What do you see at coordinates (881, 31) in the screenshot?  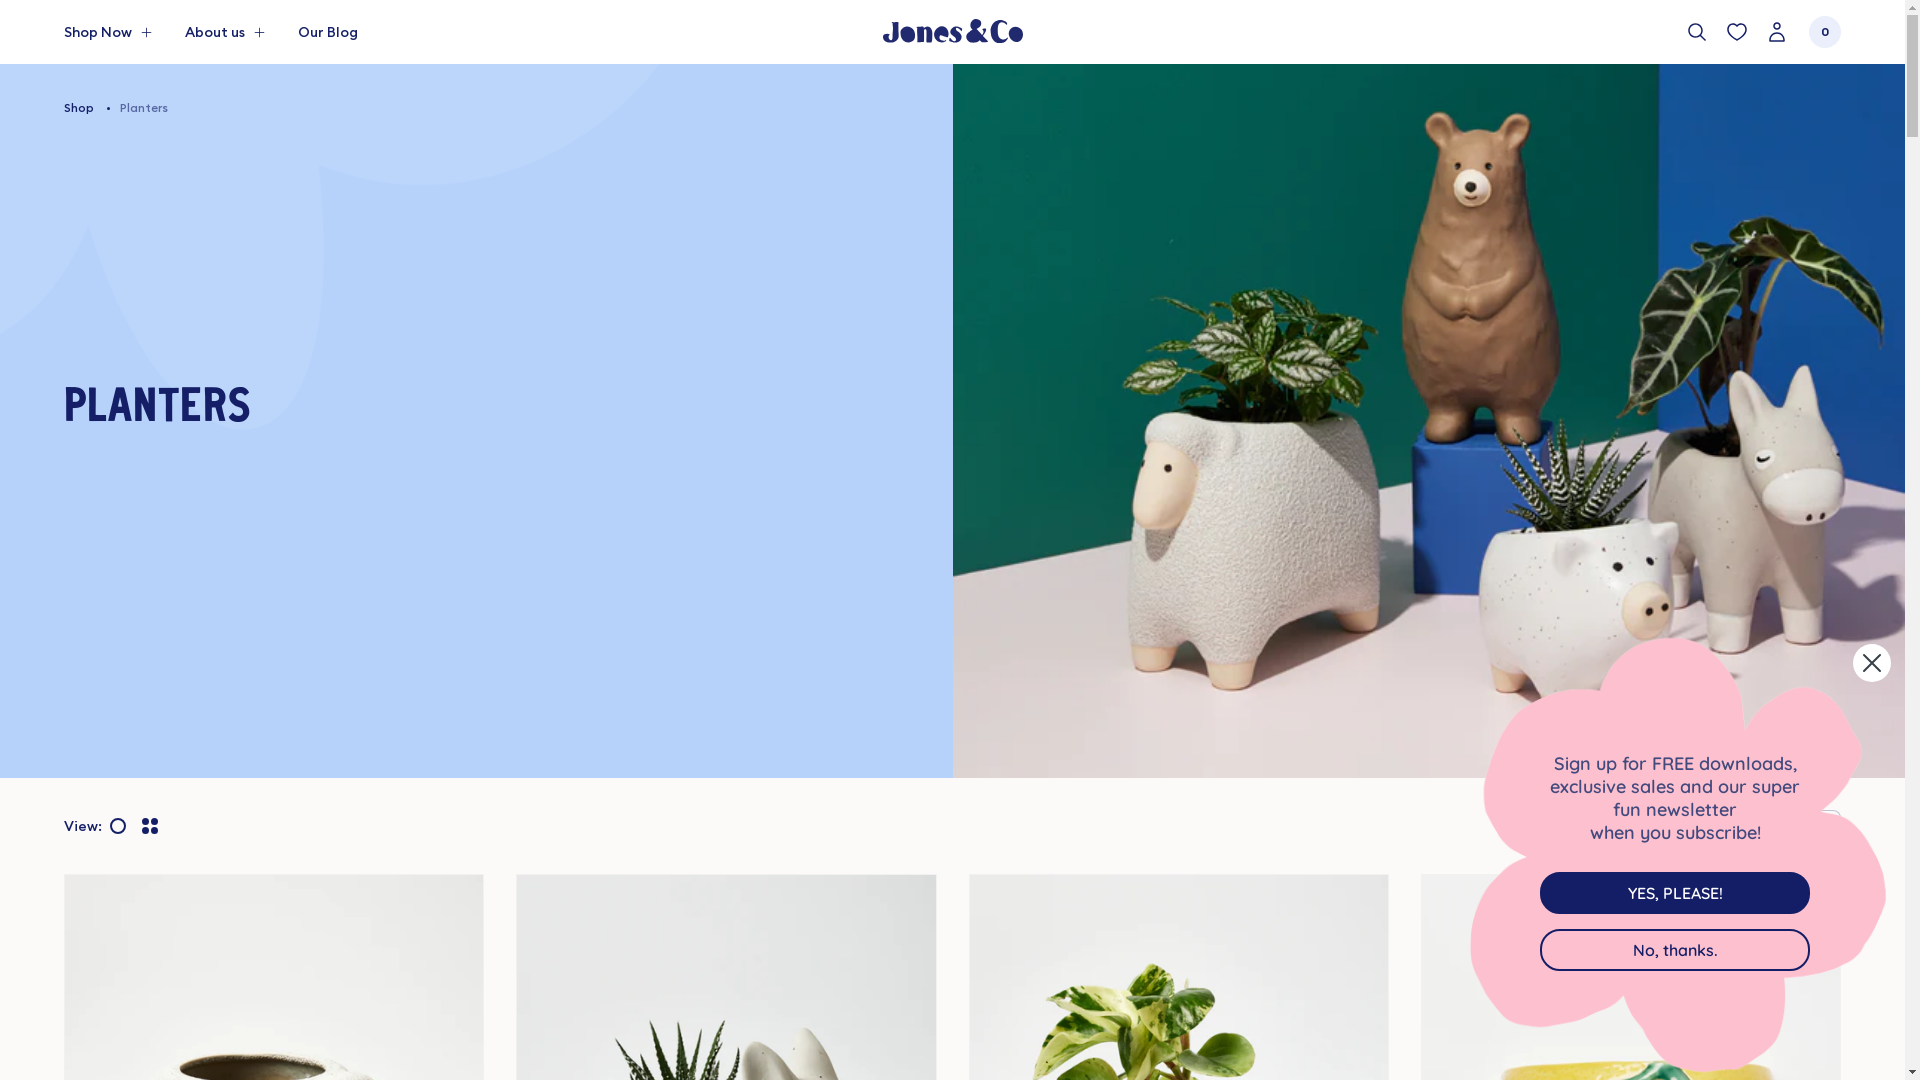 I see `'Jones & Co` at bounding box center [881, 31].